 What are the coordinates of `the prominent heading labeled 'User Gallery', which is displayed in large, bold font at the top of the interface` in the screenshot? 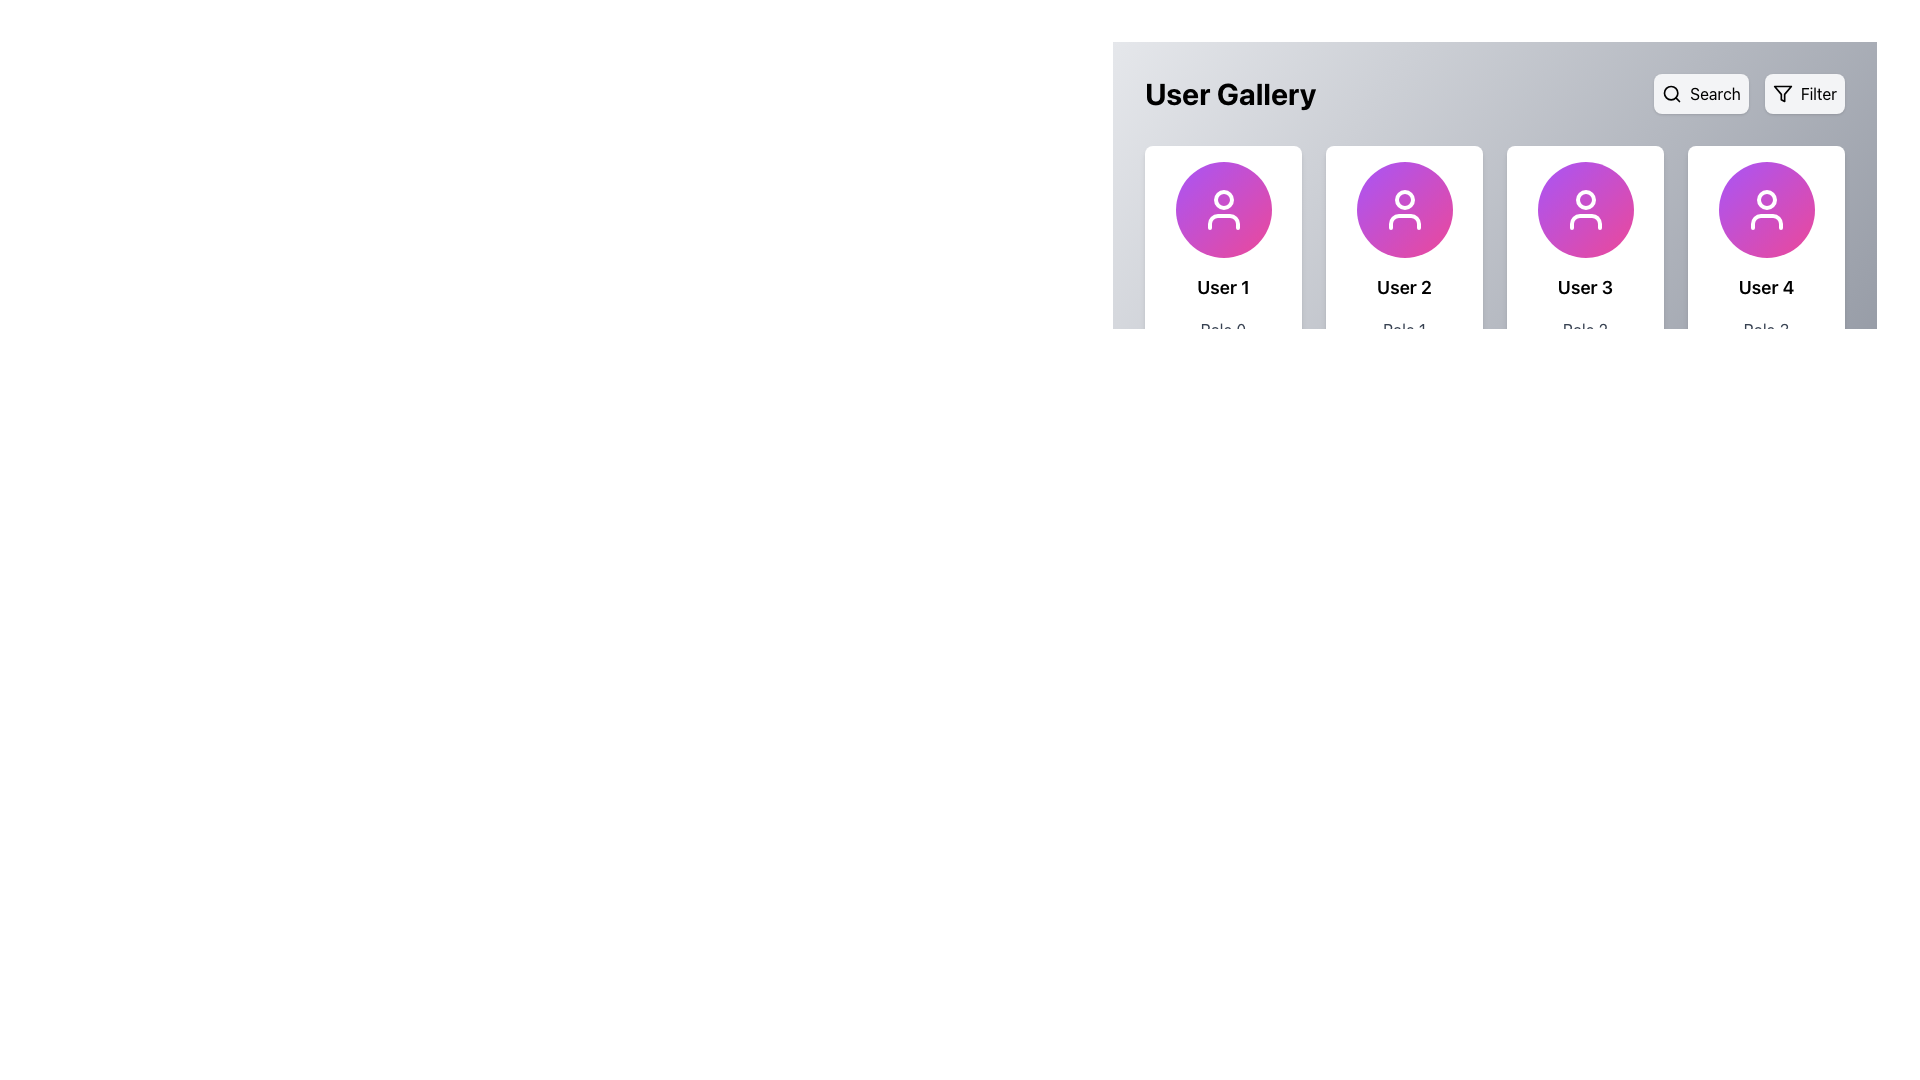 It's located at (1229, 93).